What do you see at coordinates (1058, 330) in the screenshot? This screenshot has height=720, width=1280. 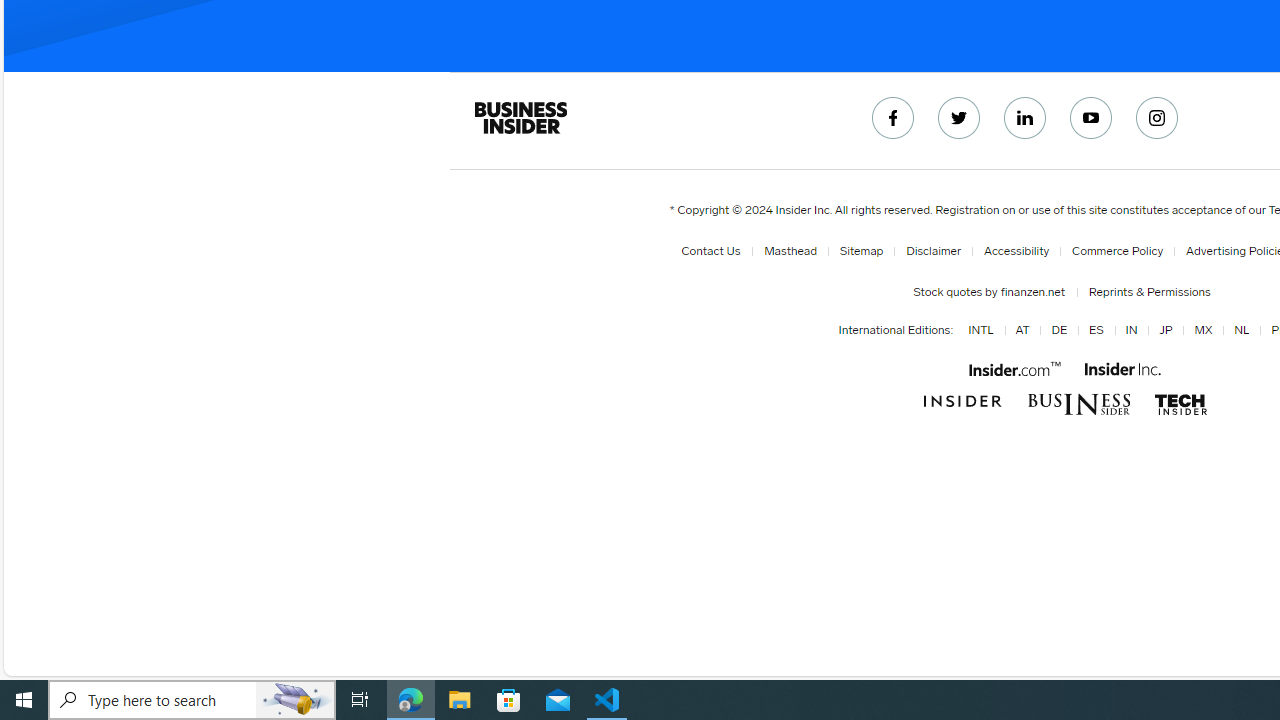 I see `'DE'` at bounding box center [1058, 330].